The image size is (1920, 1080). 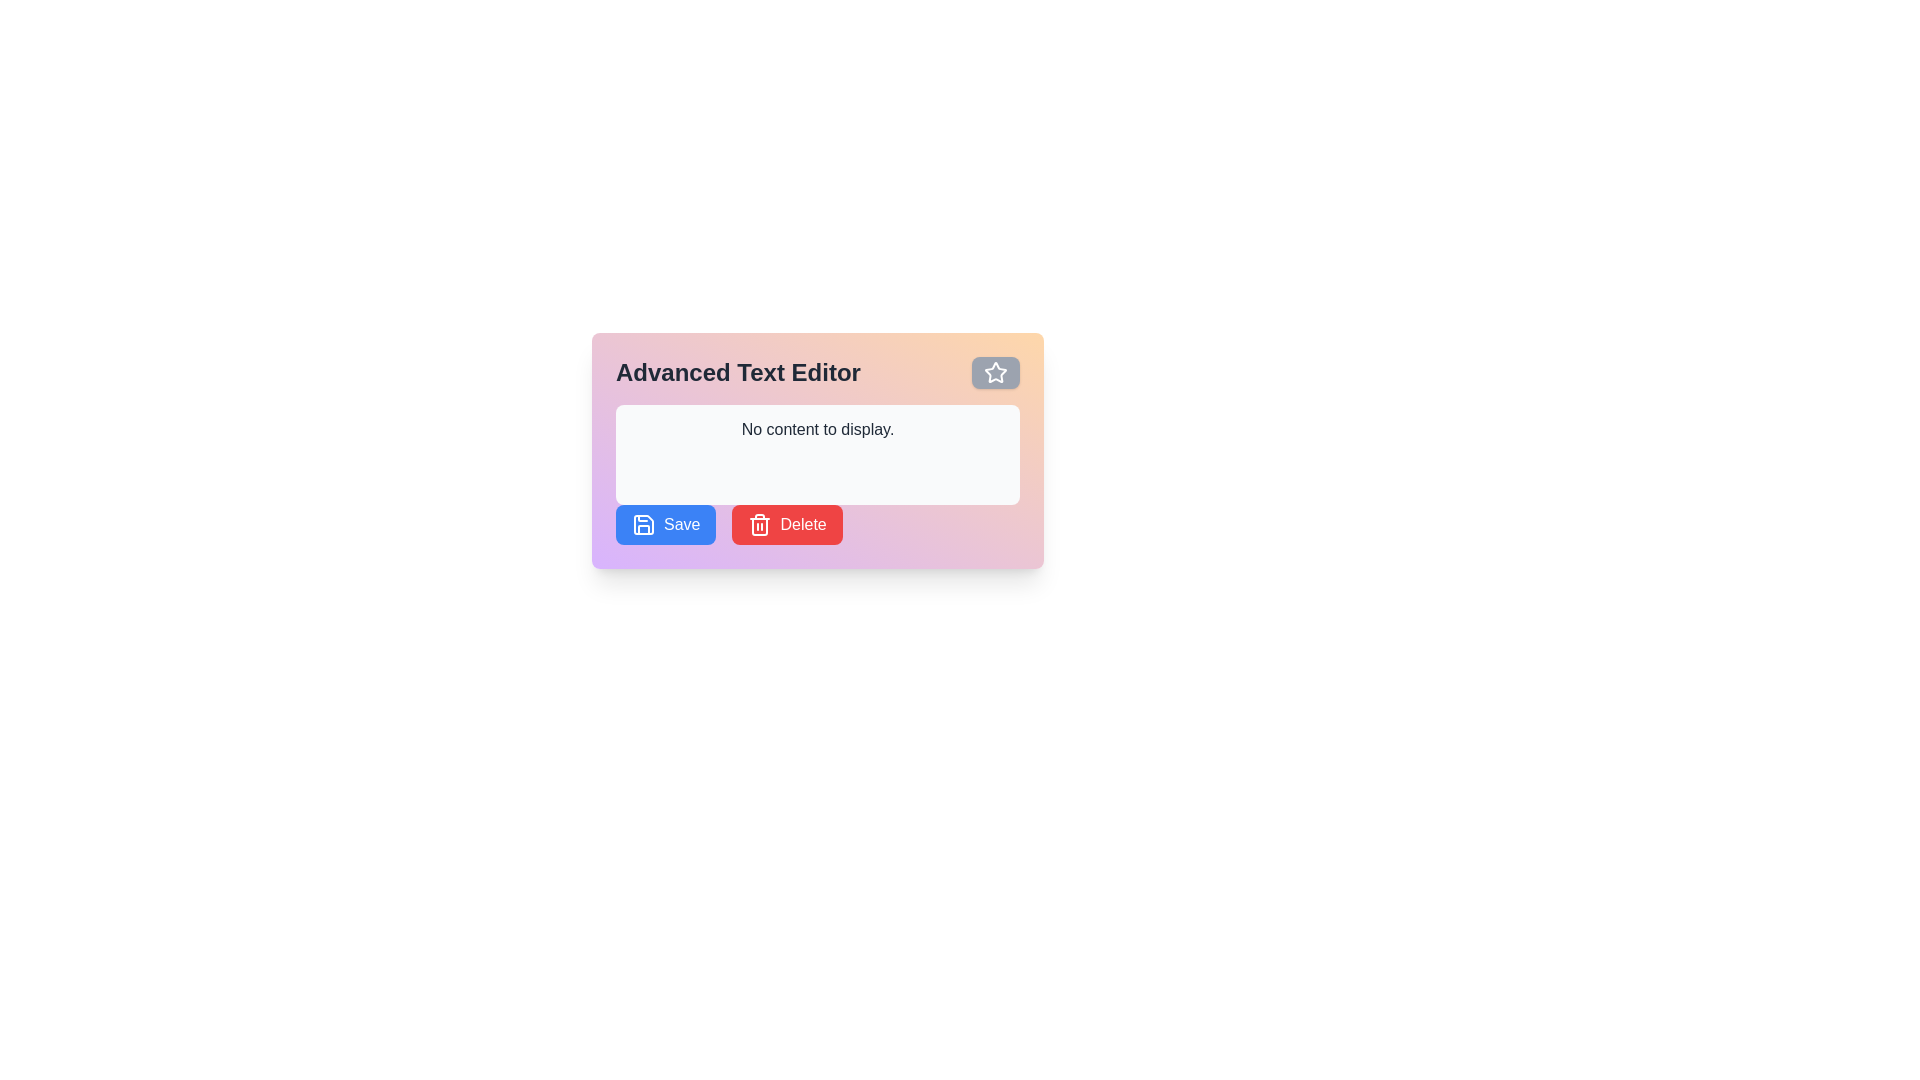 I want to click on the delete button located at the bottom right part of the card interface, so click(x=786, y=523).